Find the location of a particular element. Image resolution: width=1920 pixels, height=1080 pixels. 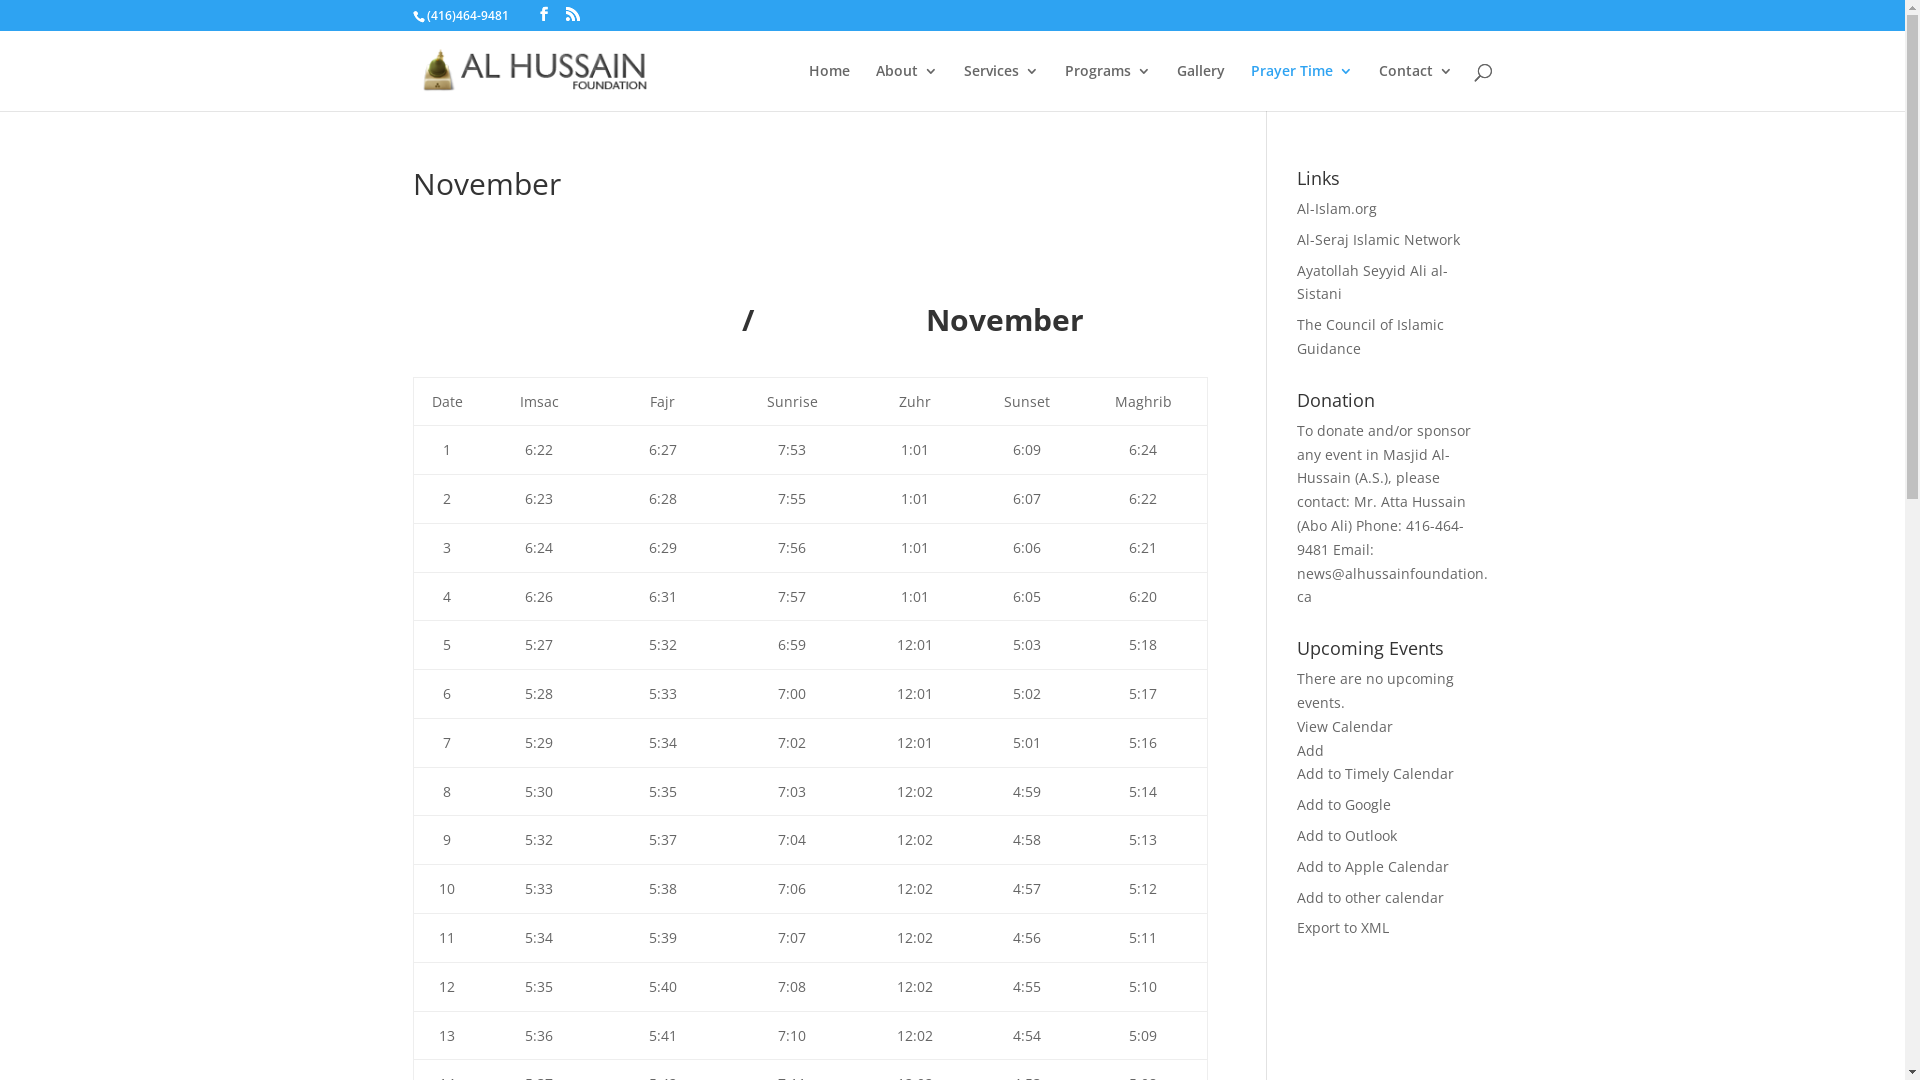

'Gallery' is located at coordinates (1200, 86).